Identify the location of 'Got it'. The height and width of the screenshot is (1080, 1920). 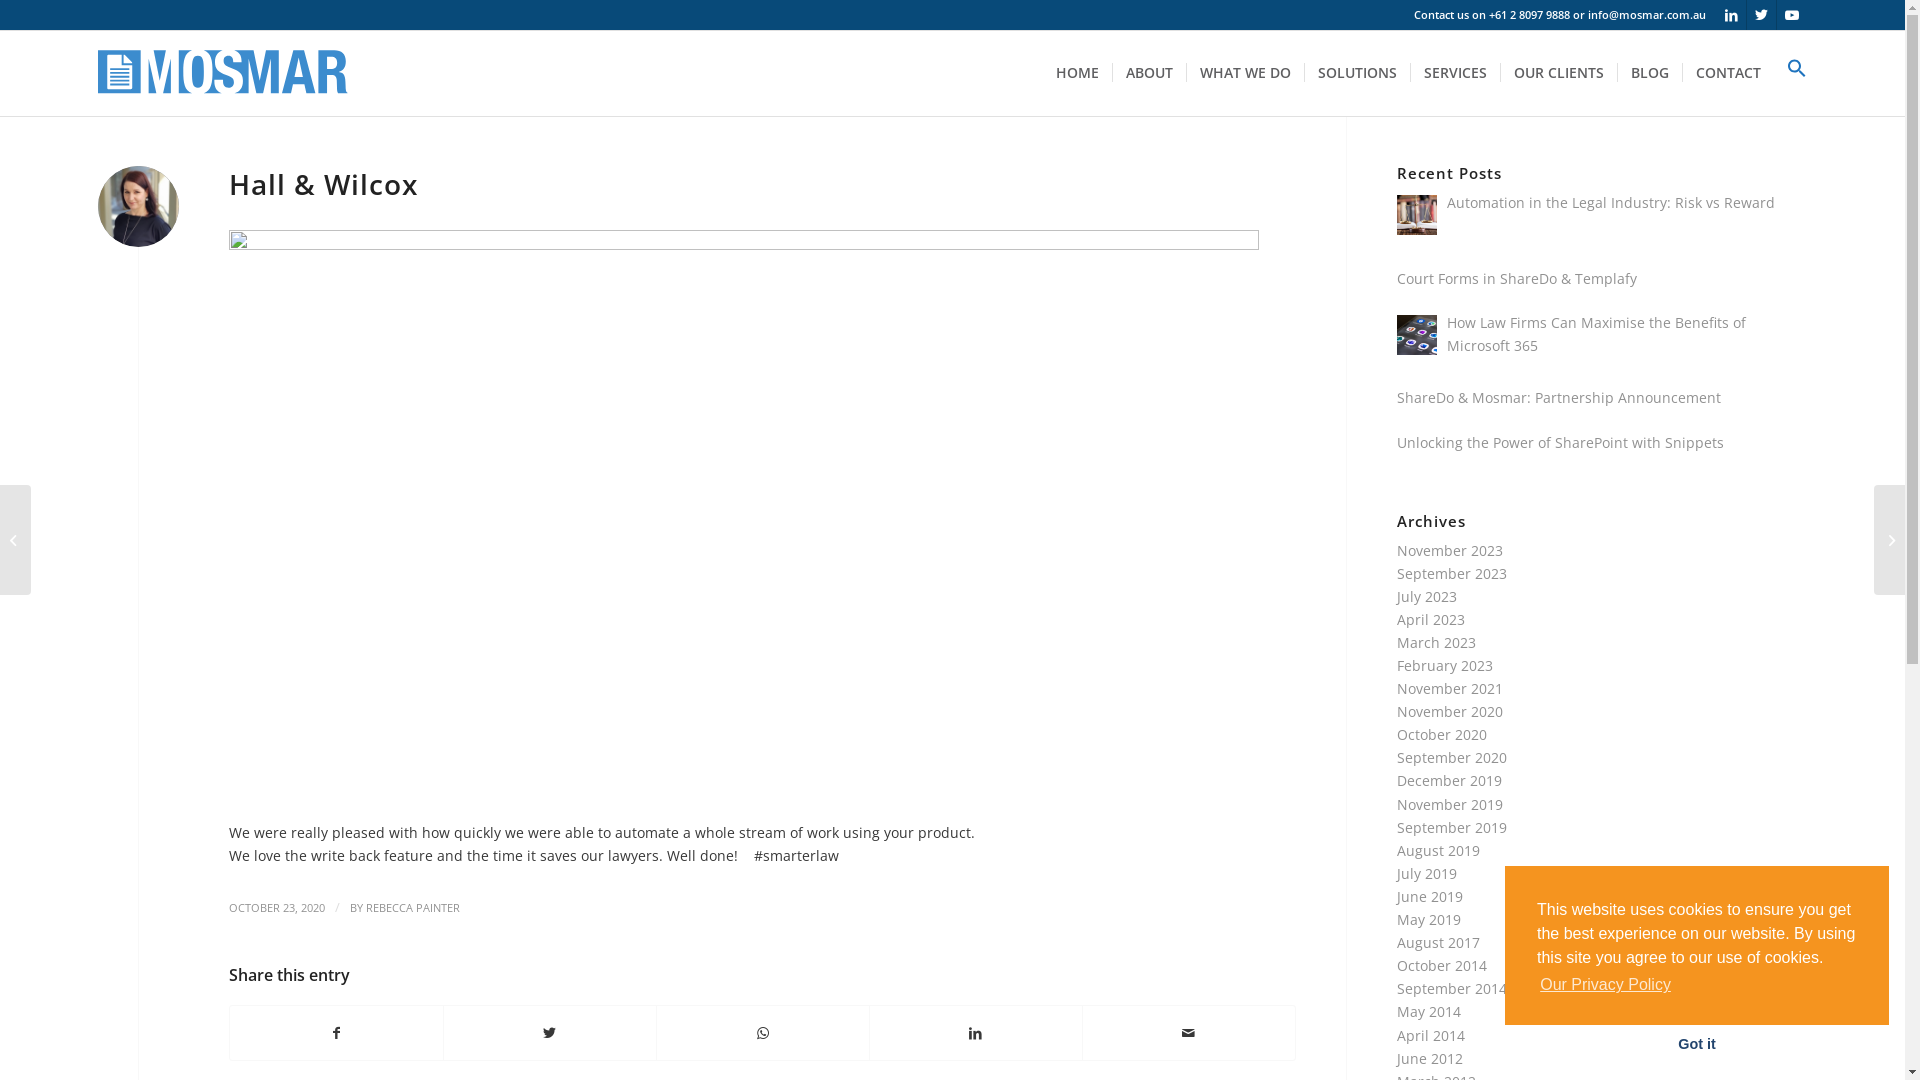
(1696, 1043).